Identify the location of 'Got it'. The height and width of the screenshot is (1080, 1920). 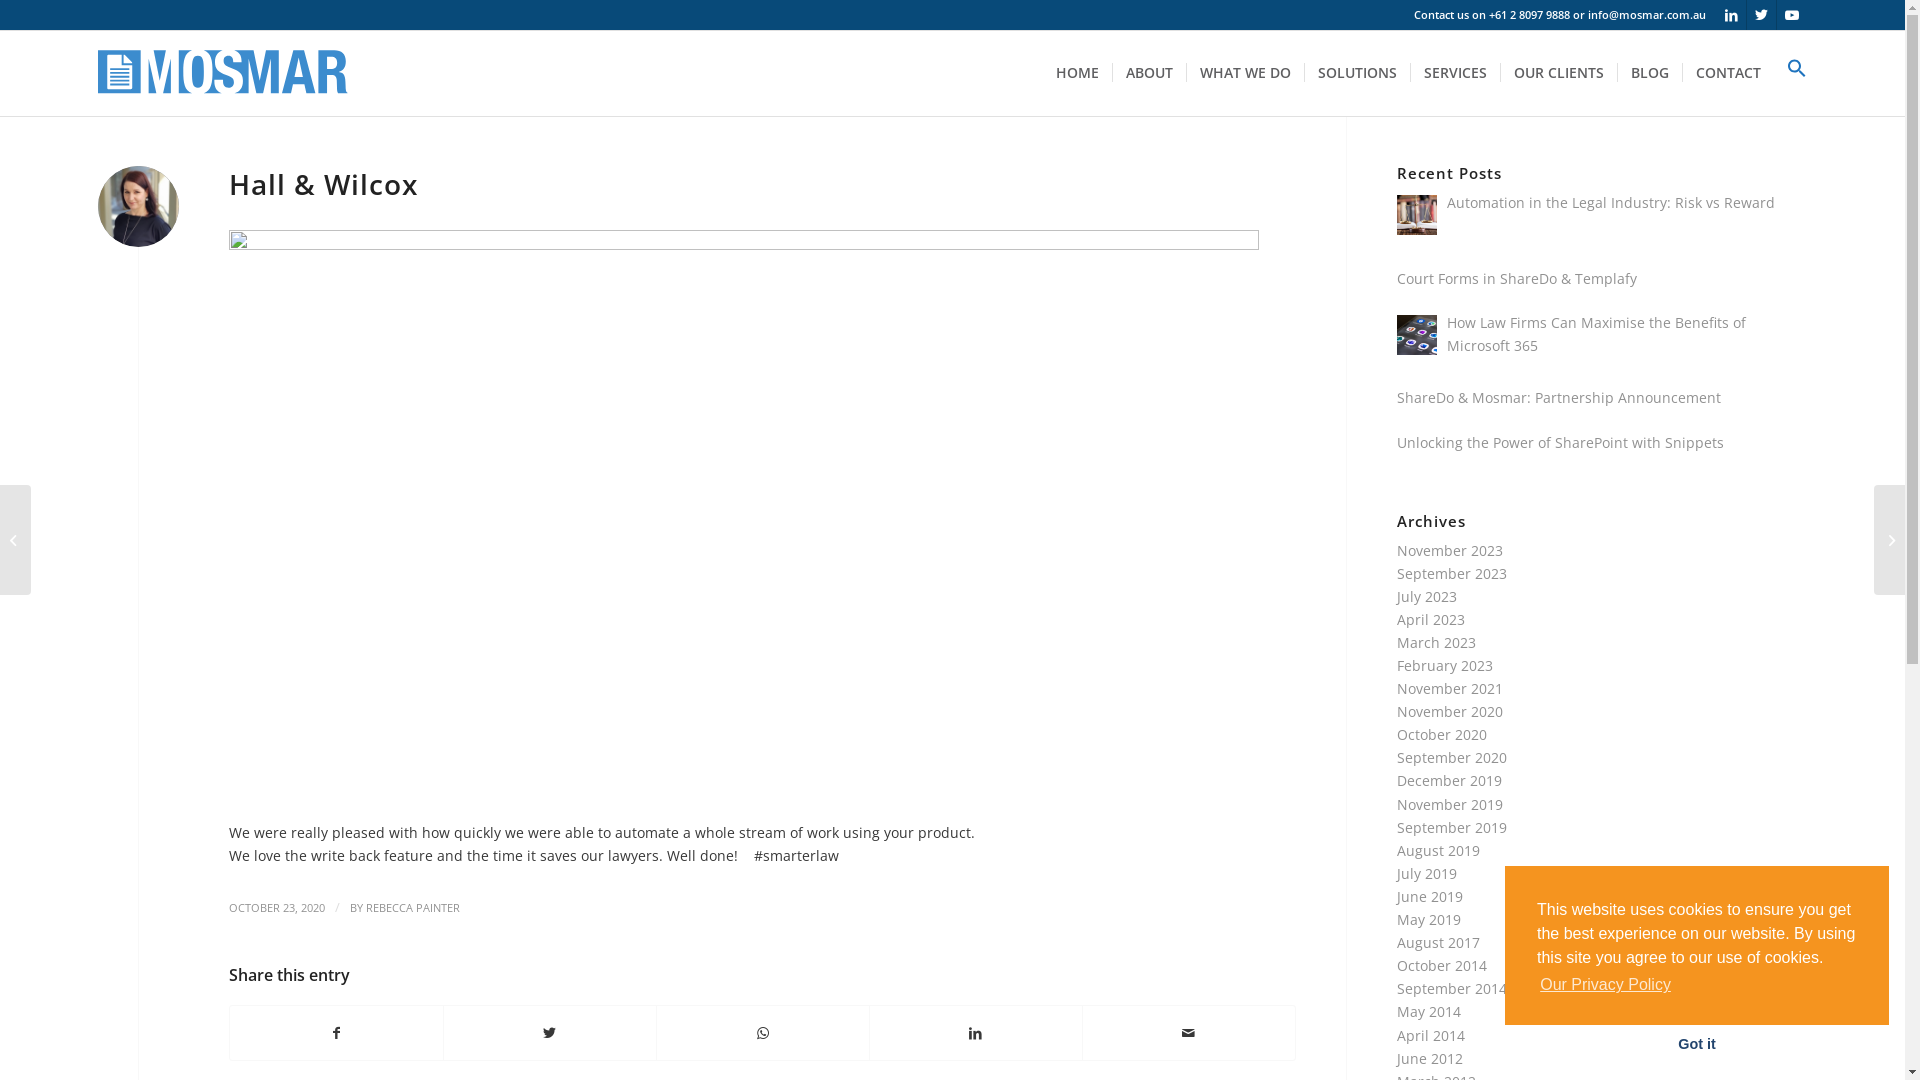
(1696, 1043).